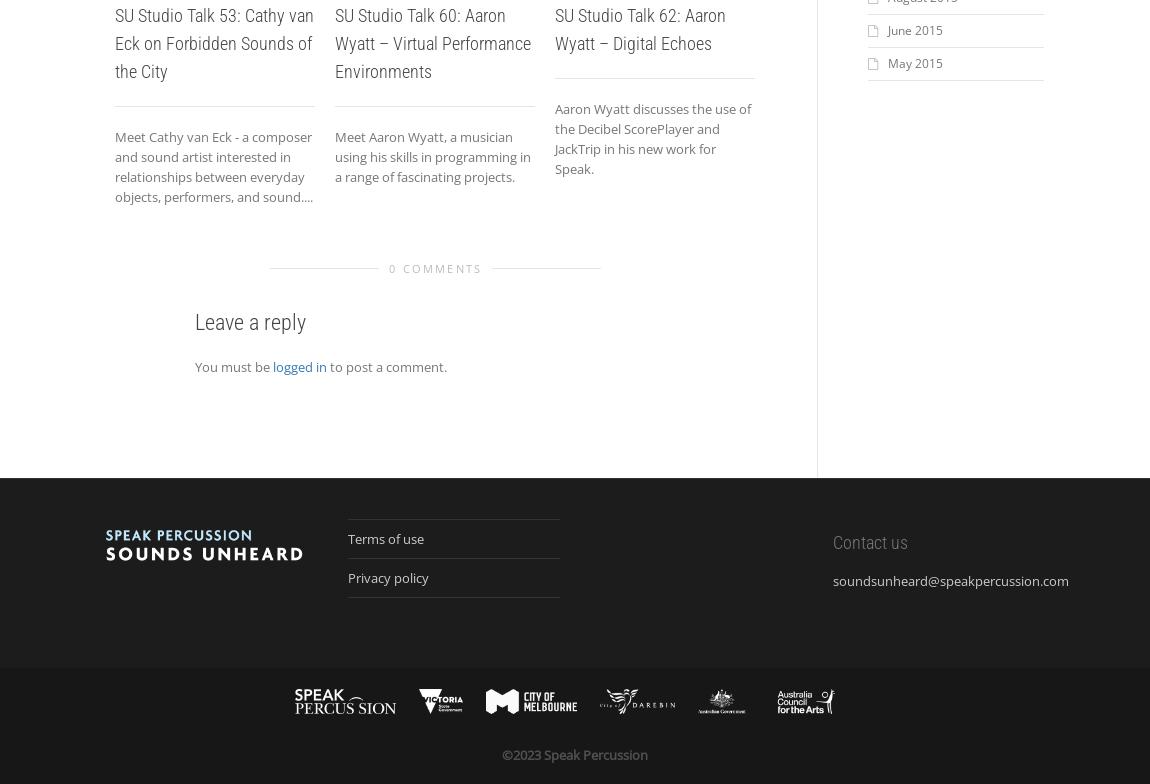 The height and width of the screenshot is (784, 1150). What do you see at coordinates (639, 29) in the screenshot?
I see `'SU Studio Talk 62: Aaron Wyatt – Digital Echoes'` at bounding box center [639, 29].